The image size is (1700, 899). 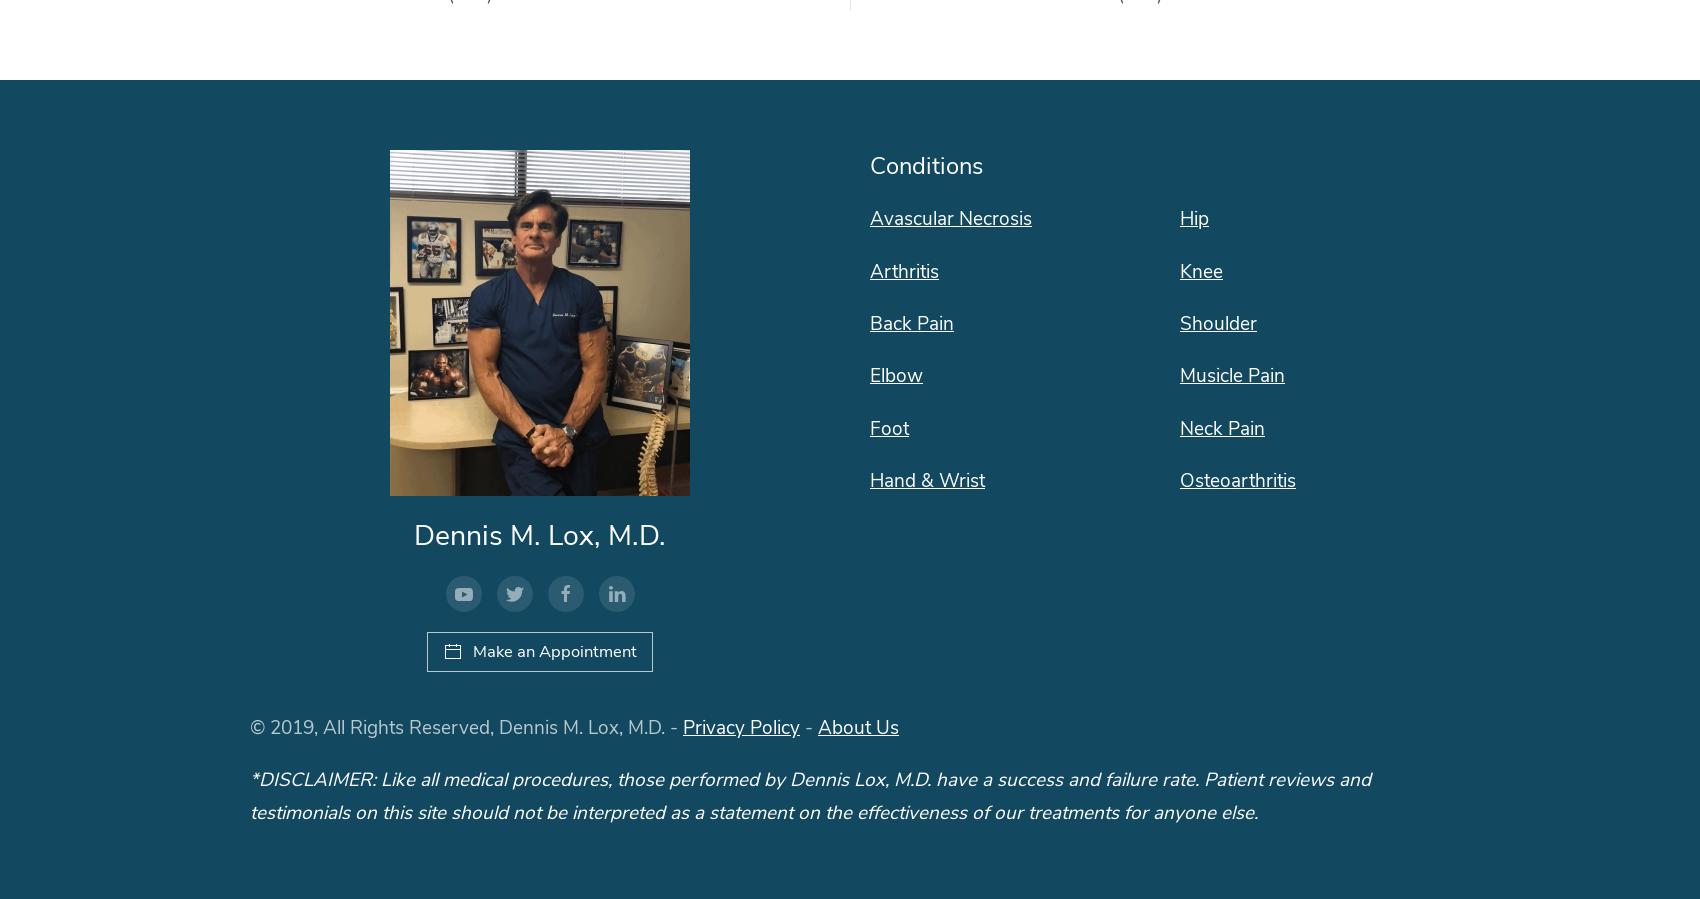 What do you see at coordinates (858, 727) in the screenshot?
I see `'About Us'` at bounding box center [858, 727].